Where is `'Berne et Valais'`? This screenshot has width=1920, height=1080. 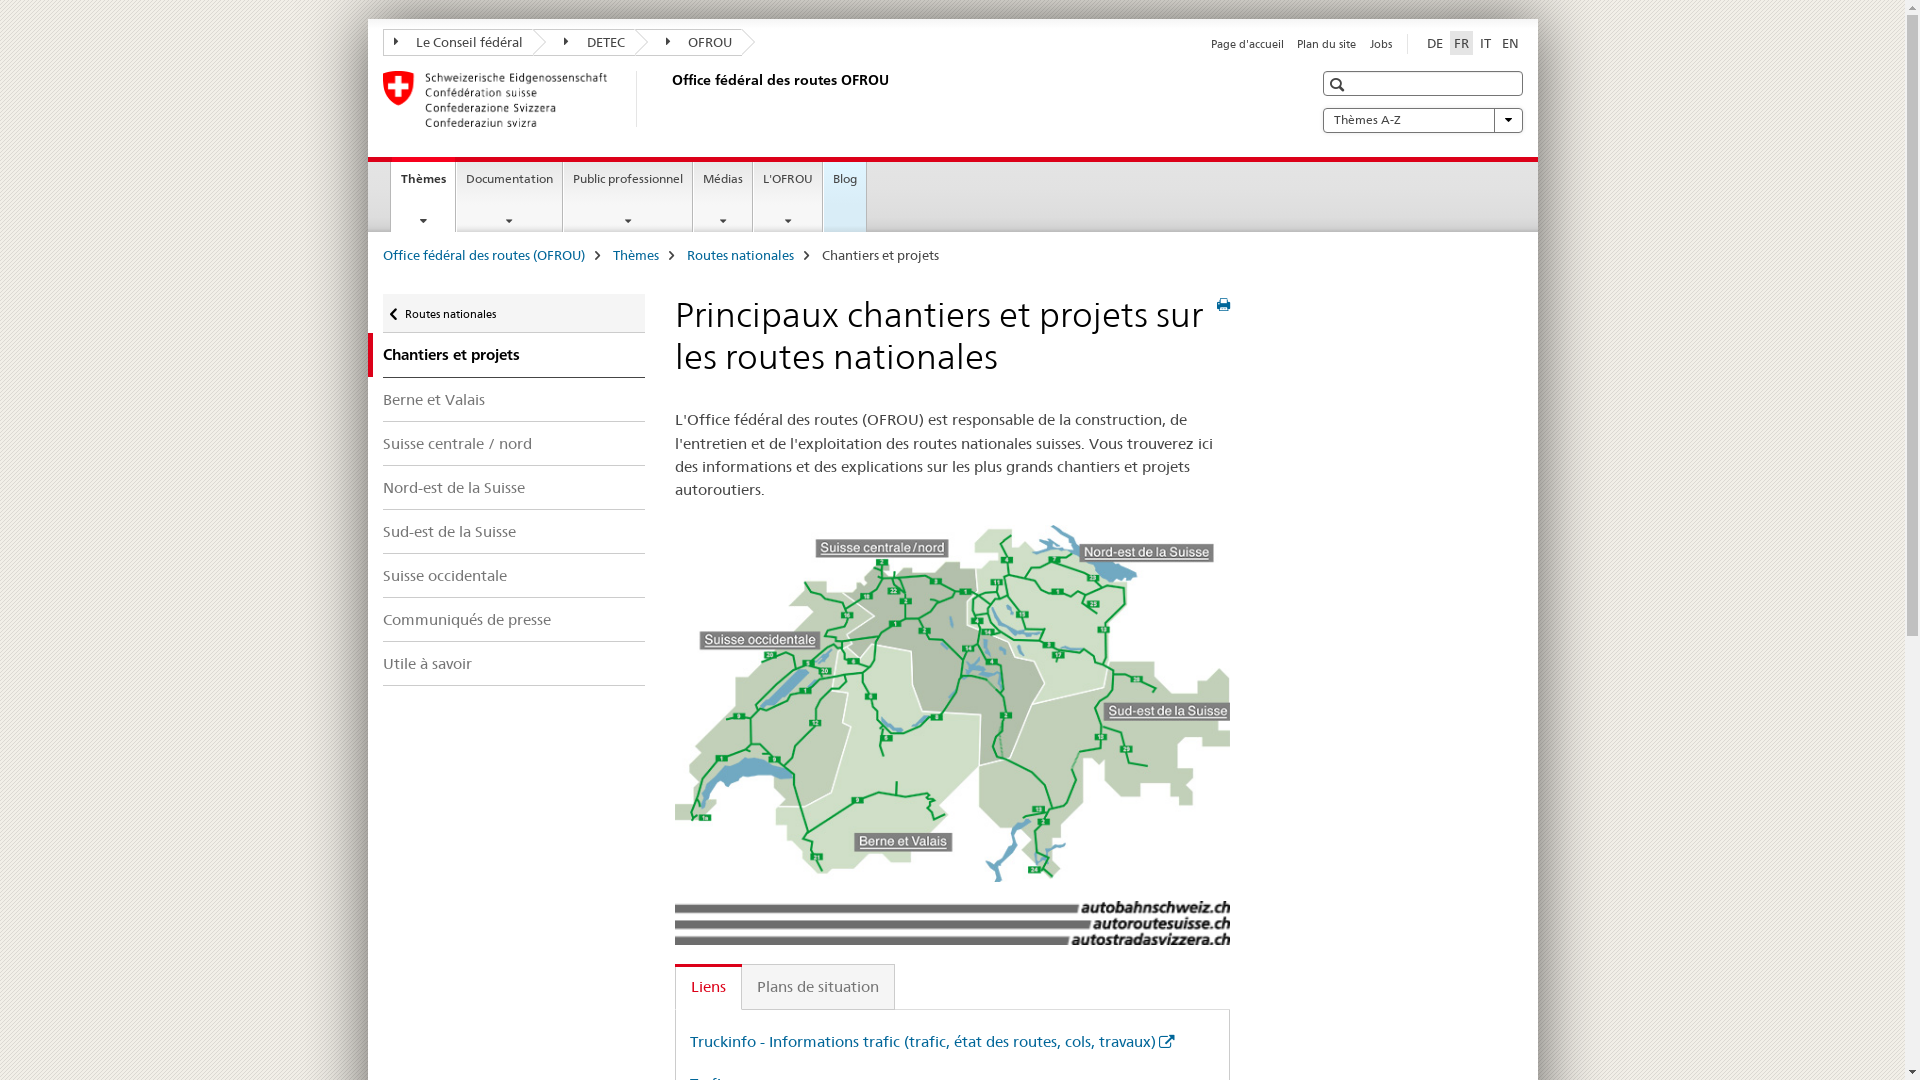 'Berne et Valais' is located at coordinates (513, 399).